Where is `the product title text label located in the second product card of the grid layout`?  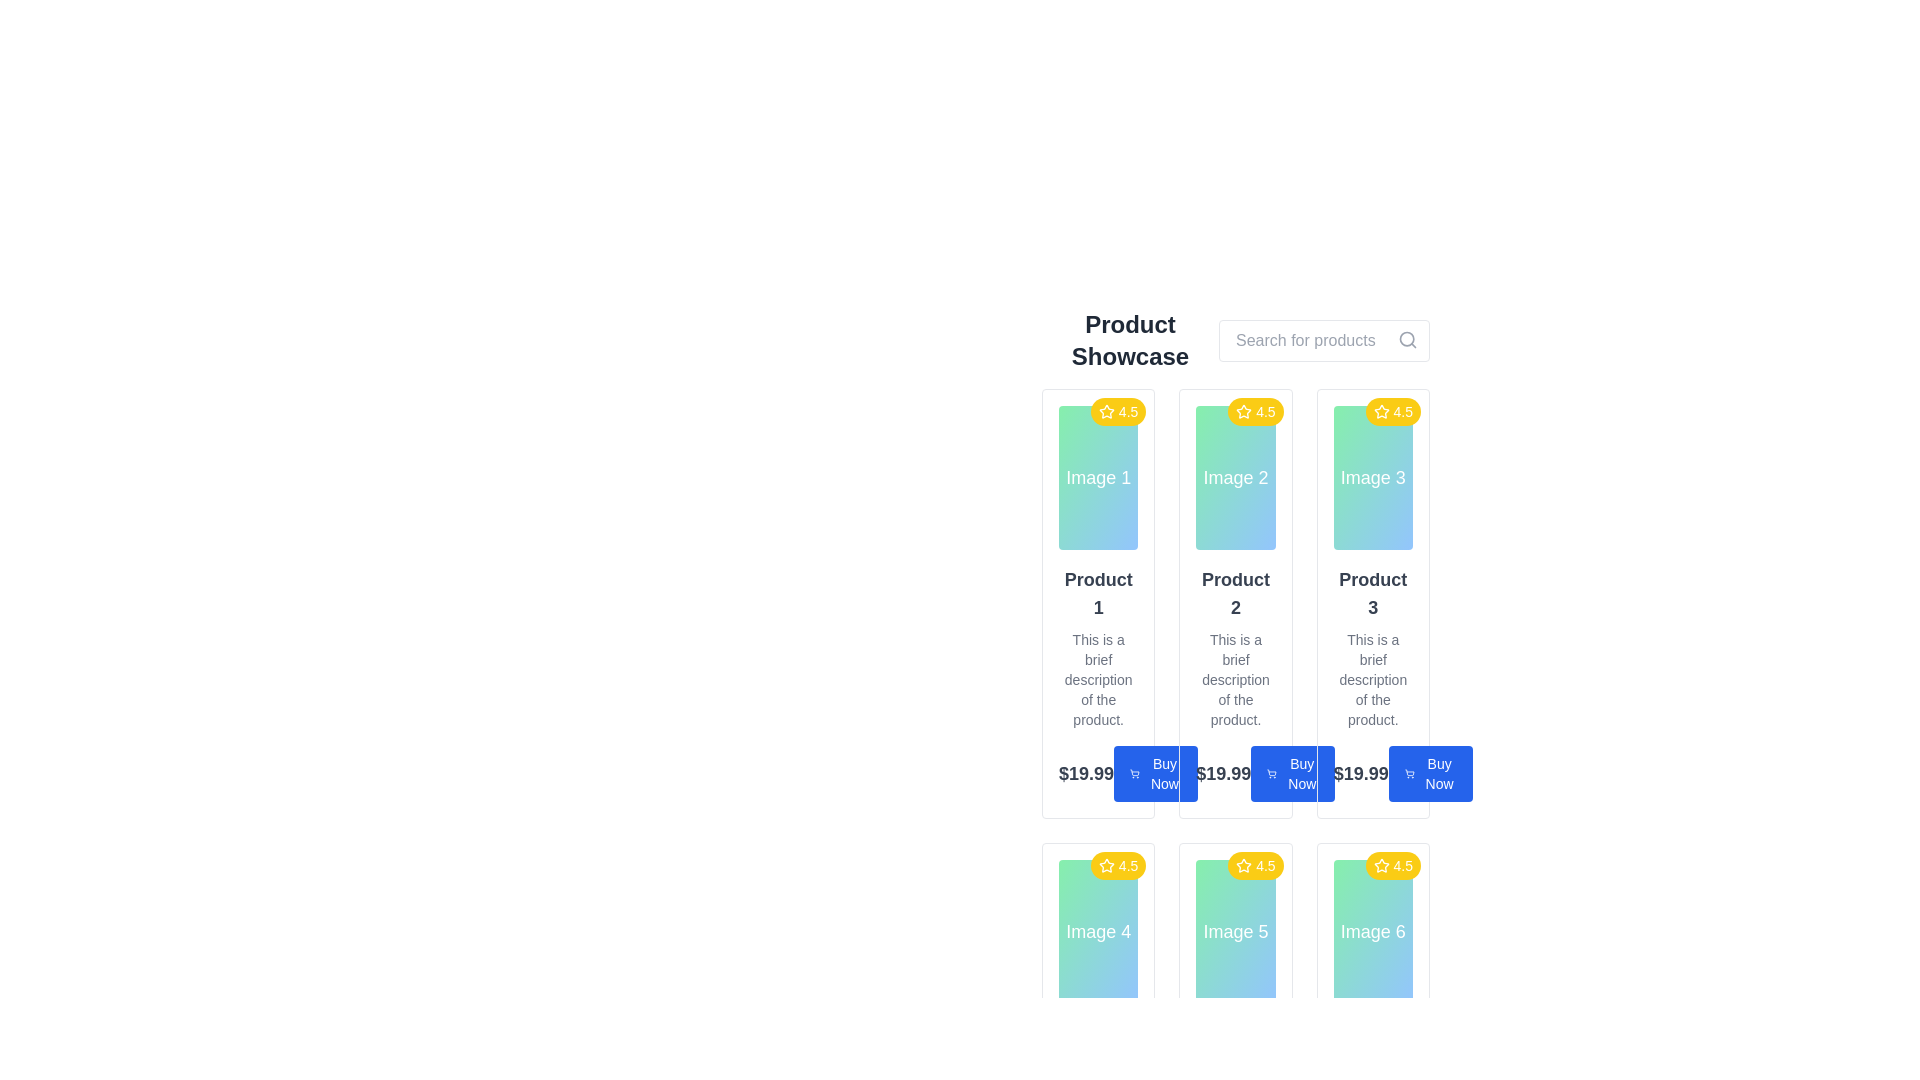 the product title text label located in the second product card of the grid layout is located at coordinates (1234, 593).